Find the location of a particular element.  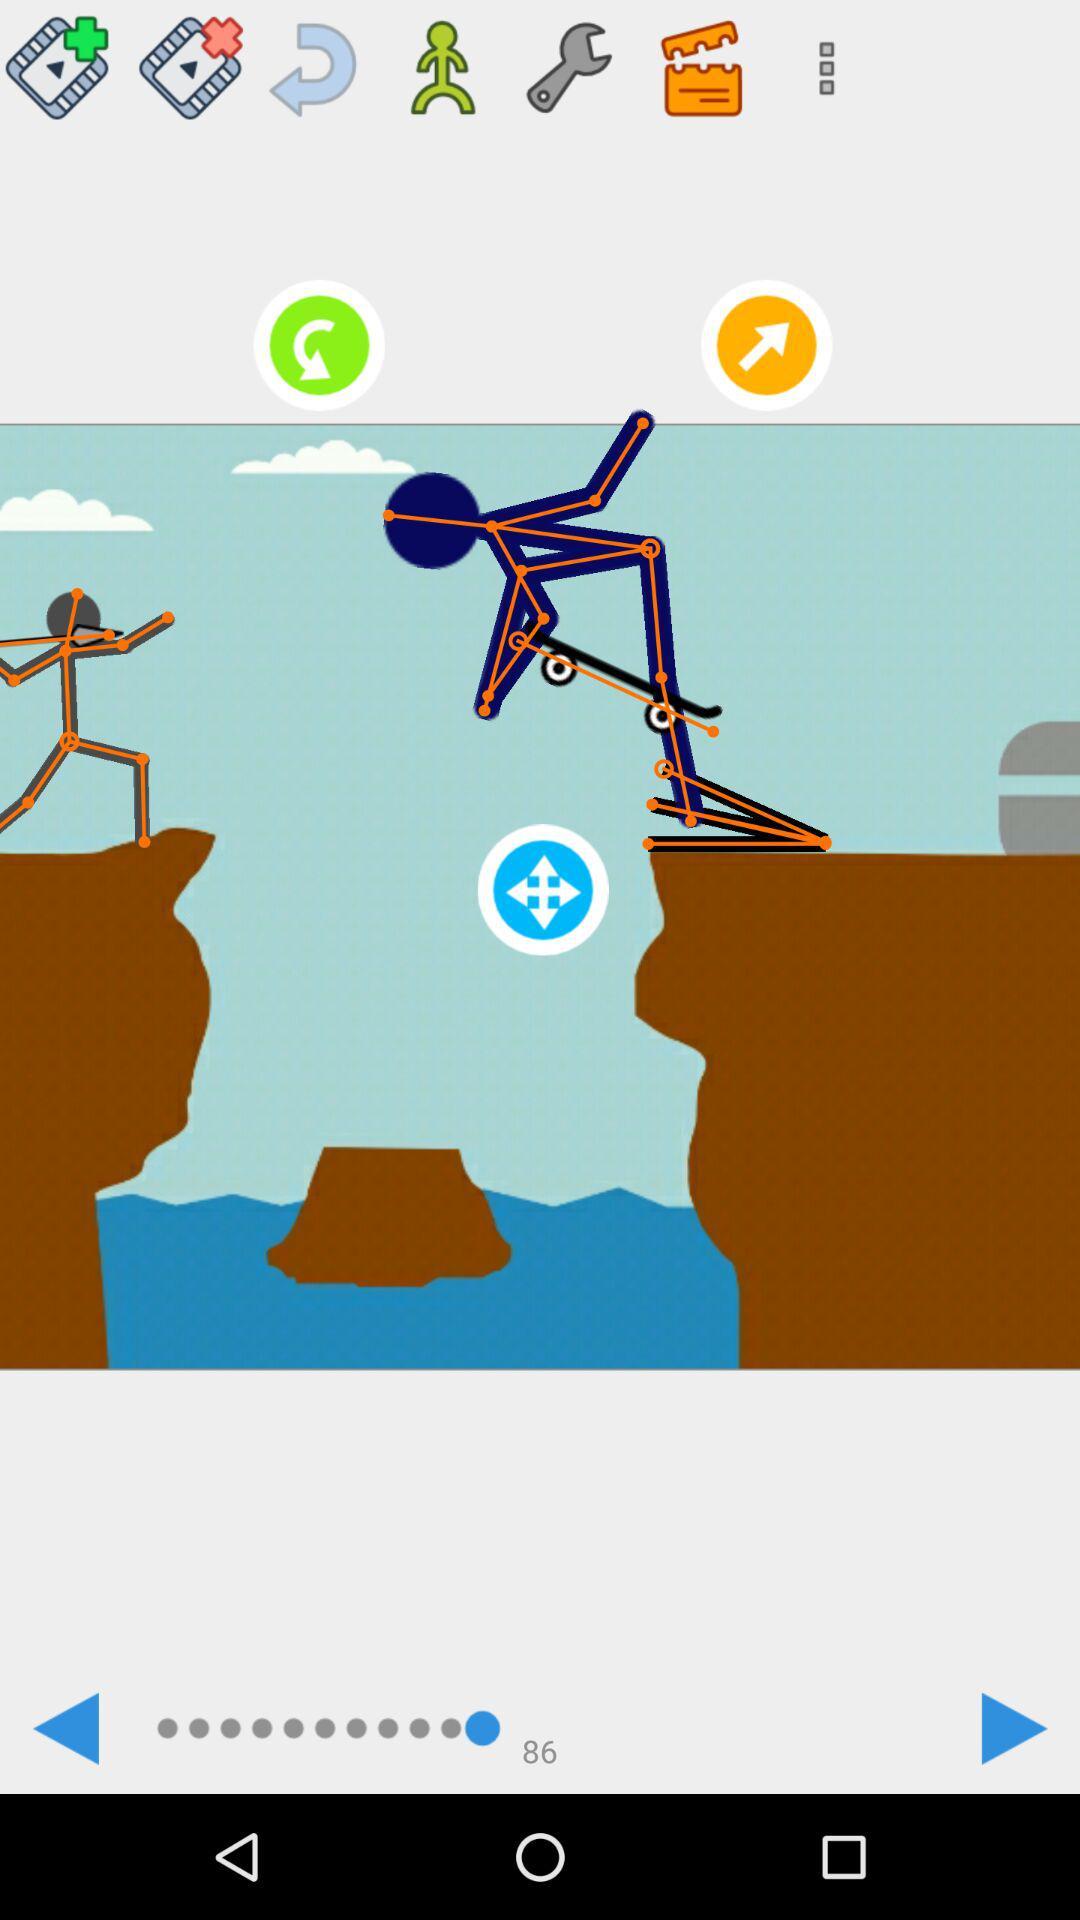

more options is located at coordinates (820, 60).